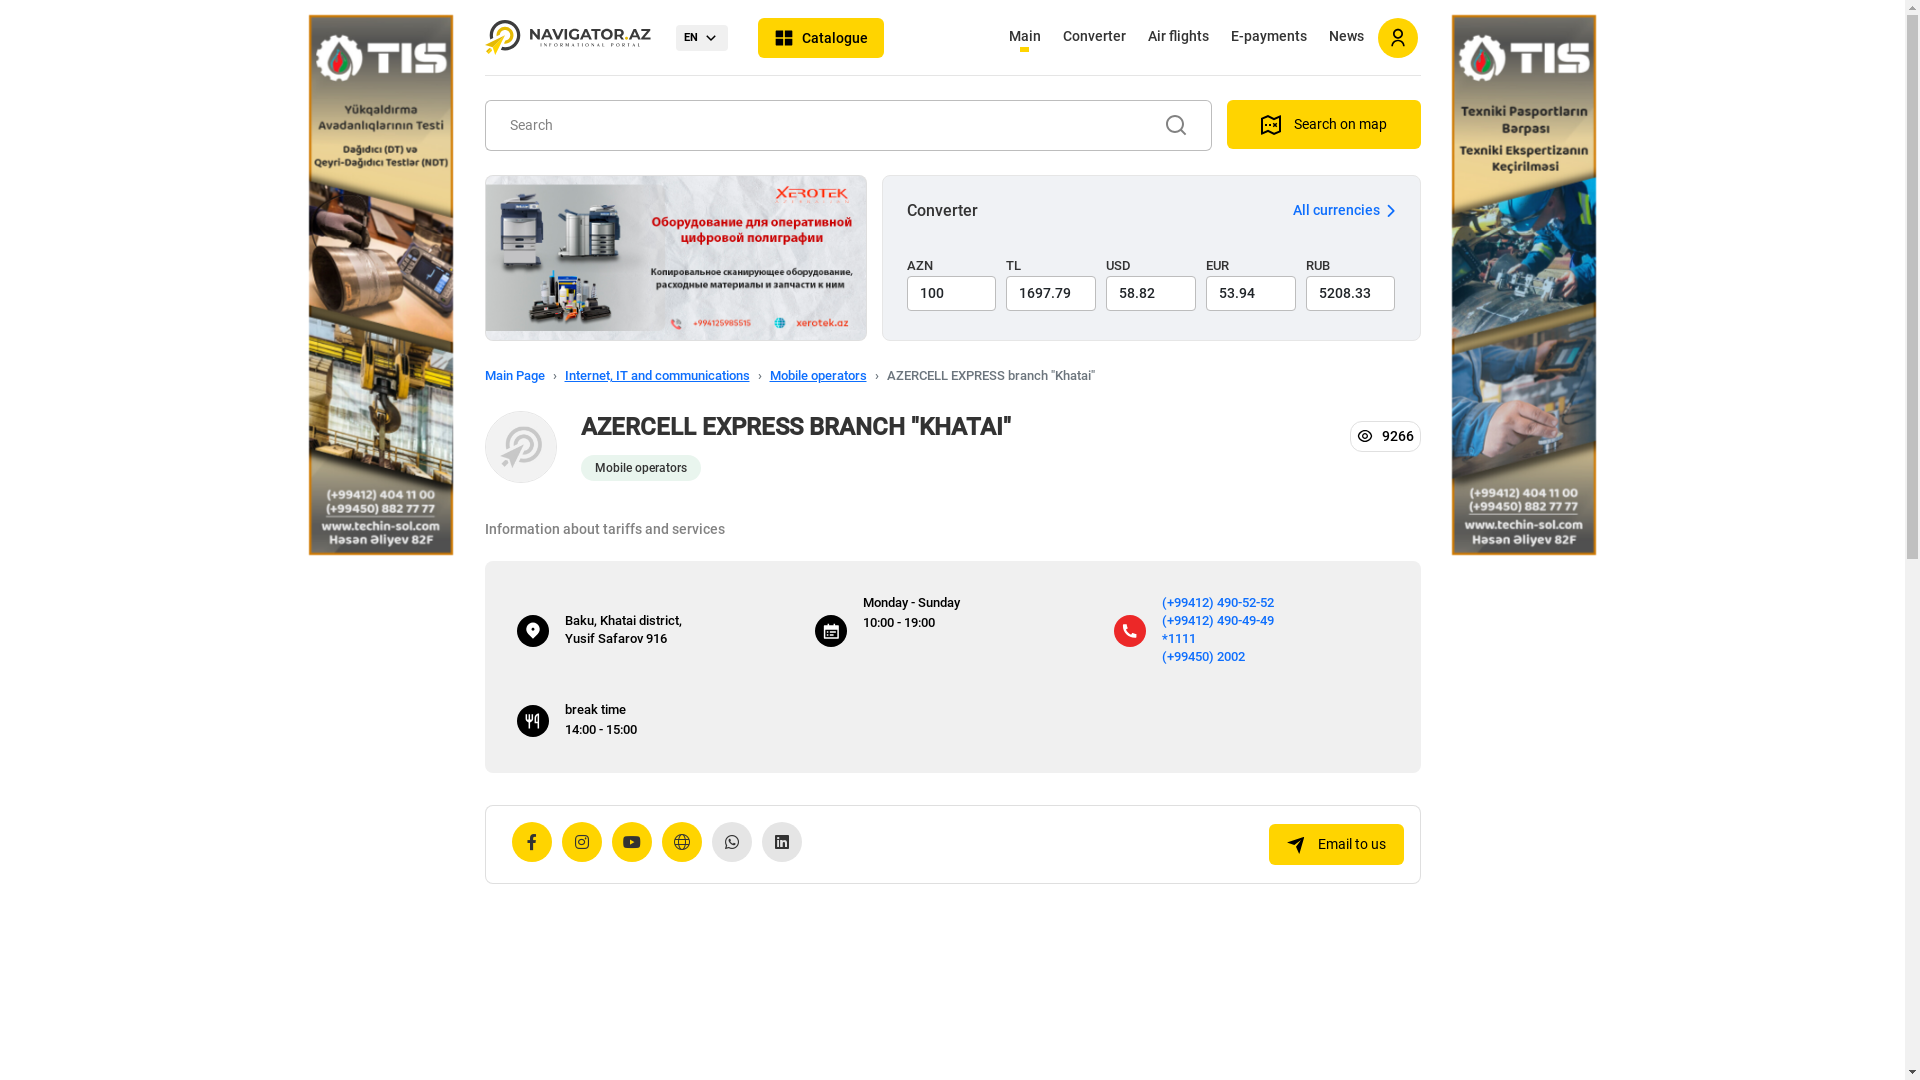 The width and height of the screenshot is (1920, 1080). Describe the element at coordinates (563, 375) in the screenshot. I see `'Internet, IT and communications'` at that location.